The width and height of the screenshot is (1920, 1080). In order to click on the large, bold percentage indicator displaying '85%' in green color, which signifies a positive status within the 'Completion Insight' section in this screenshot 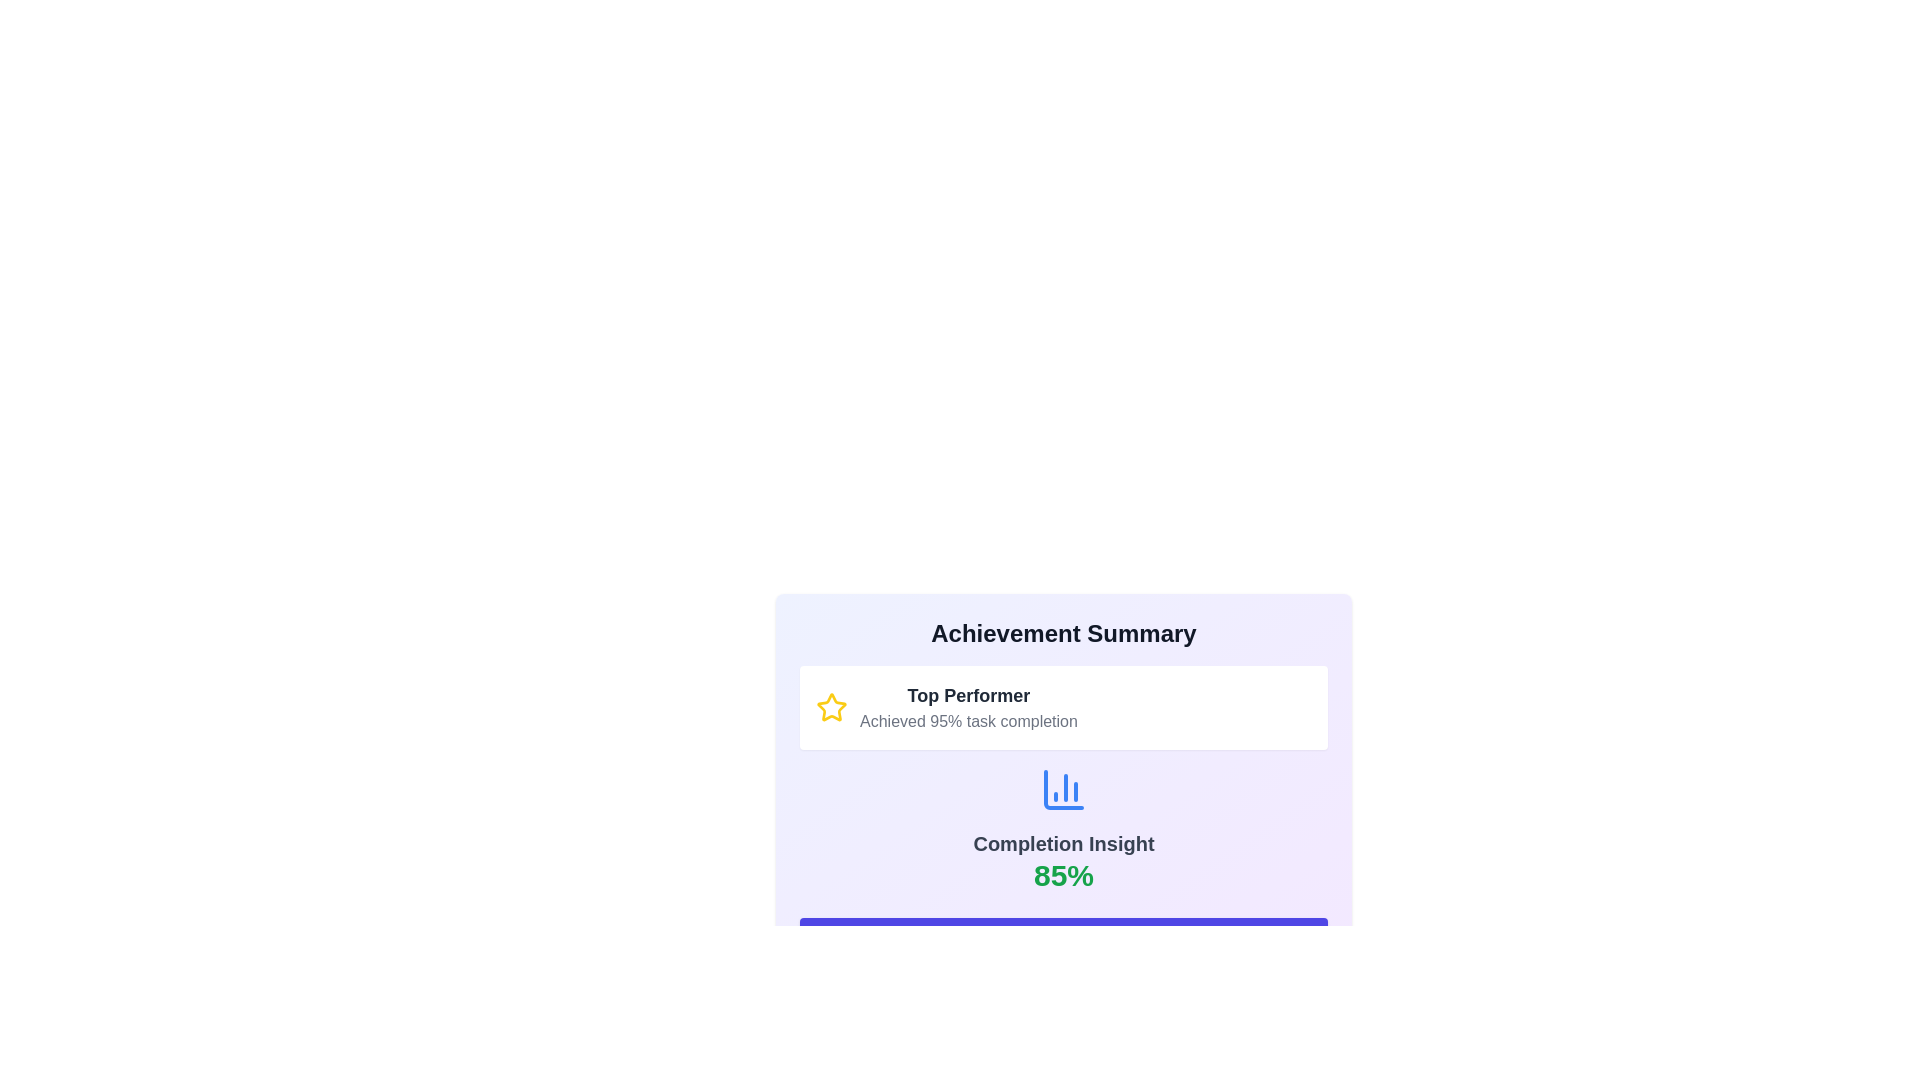, I will do `click(1063, 874)`.